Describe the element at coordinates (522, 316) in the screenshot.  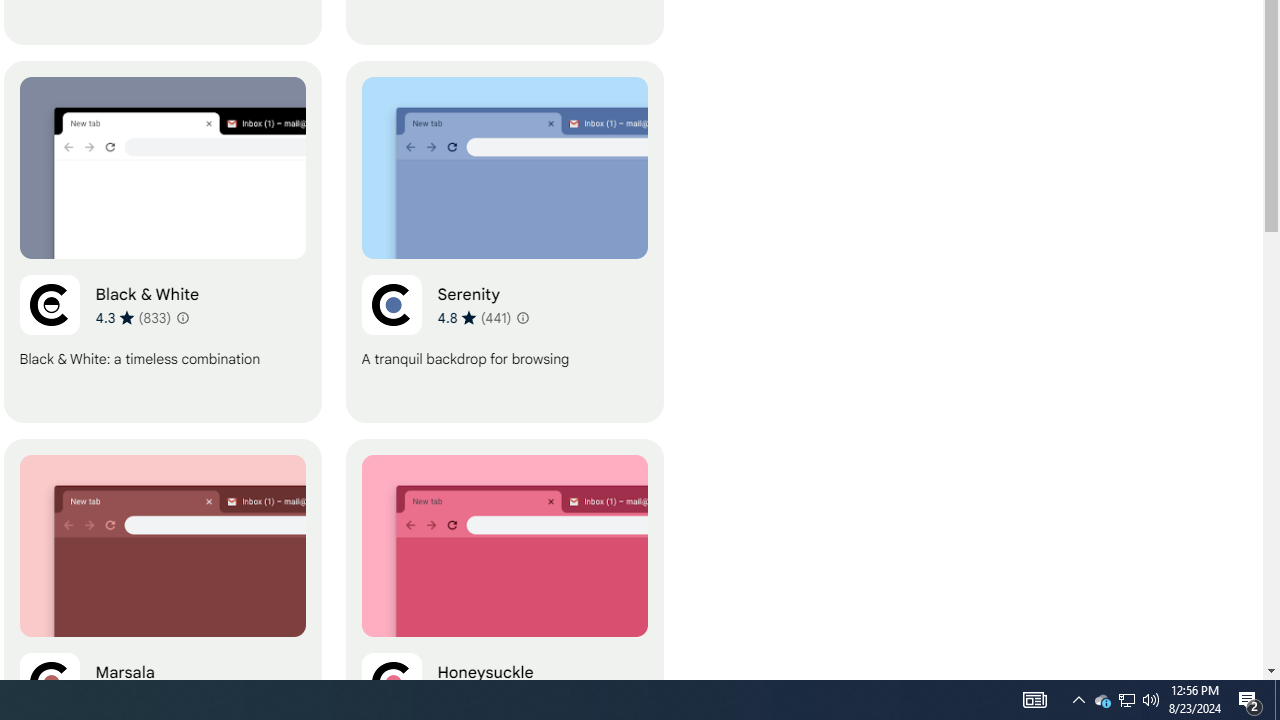
I see `'Learn more about results and reviews "Serenity"'` at that location.